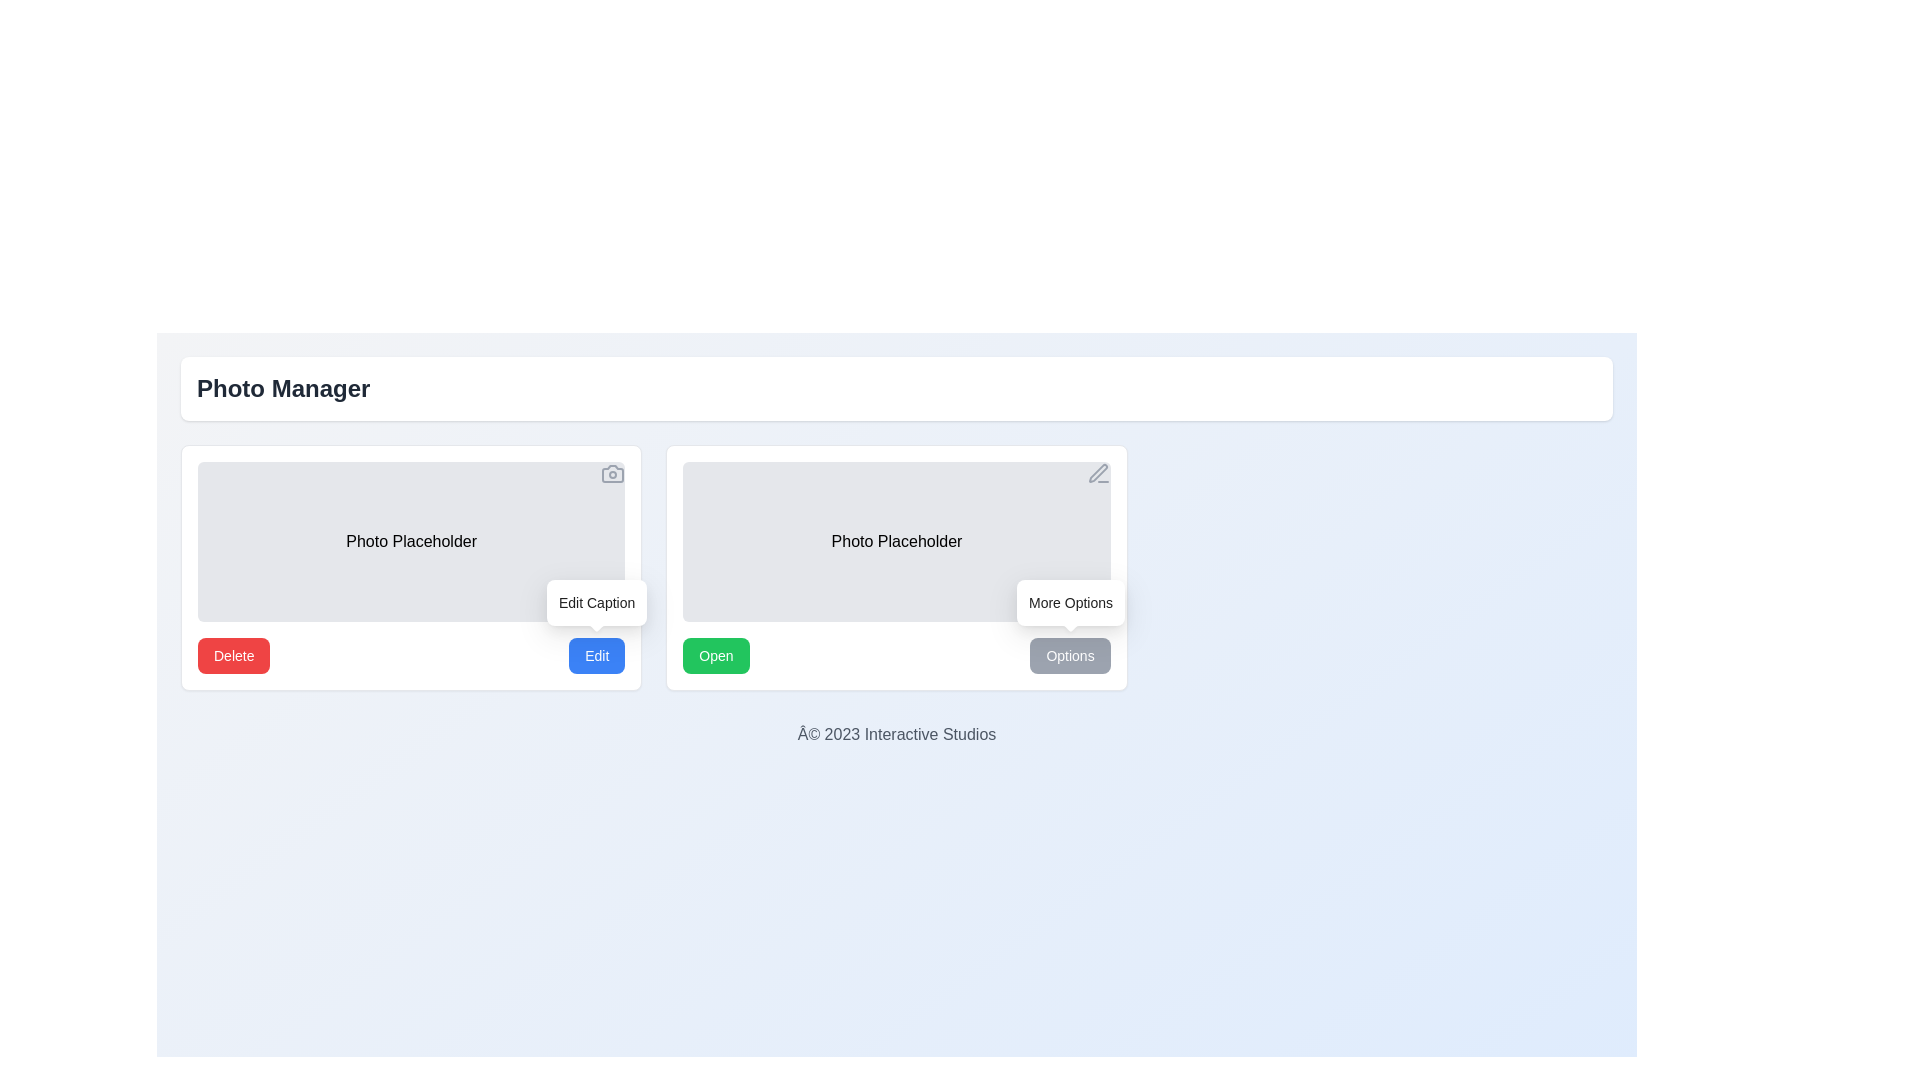  Describe the element at coordinates (612, 474) in the screenshot. I see `the photo/media icon located in the top-right corner of the first horizontally arranged card, positioned above the 'Photo Placeholder' text and to the right of the card's content` at that location.